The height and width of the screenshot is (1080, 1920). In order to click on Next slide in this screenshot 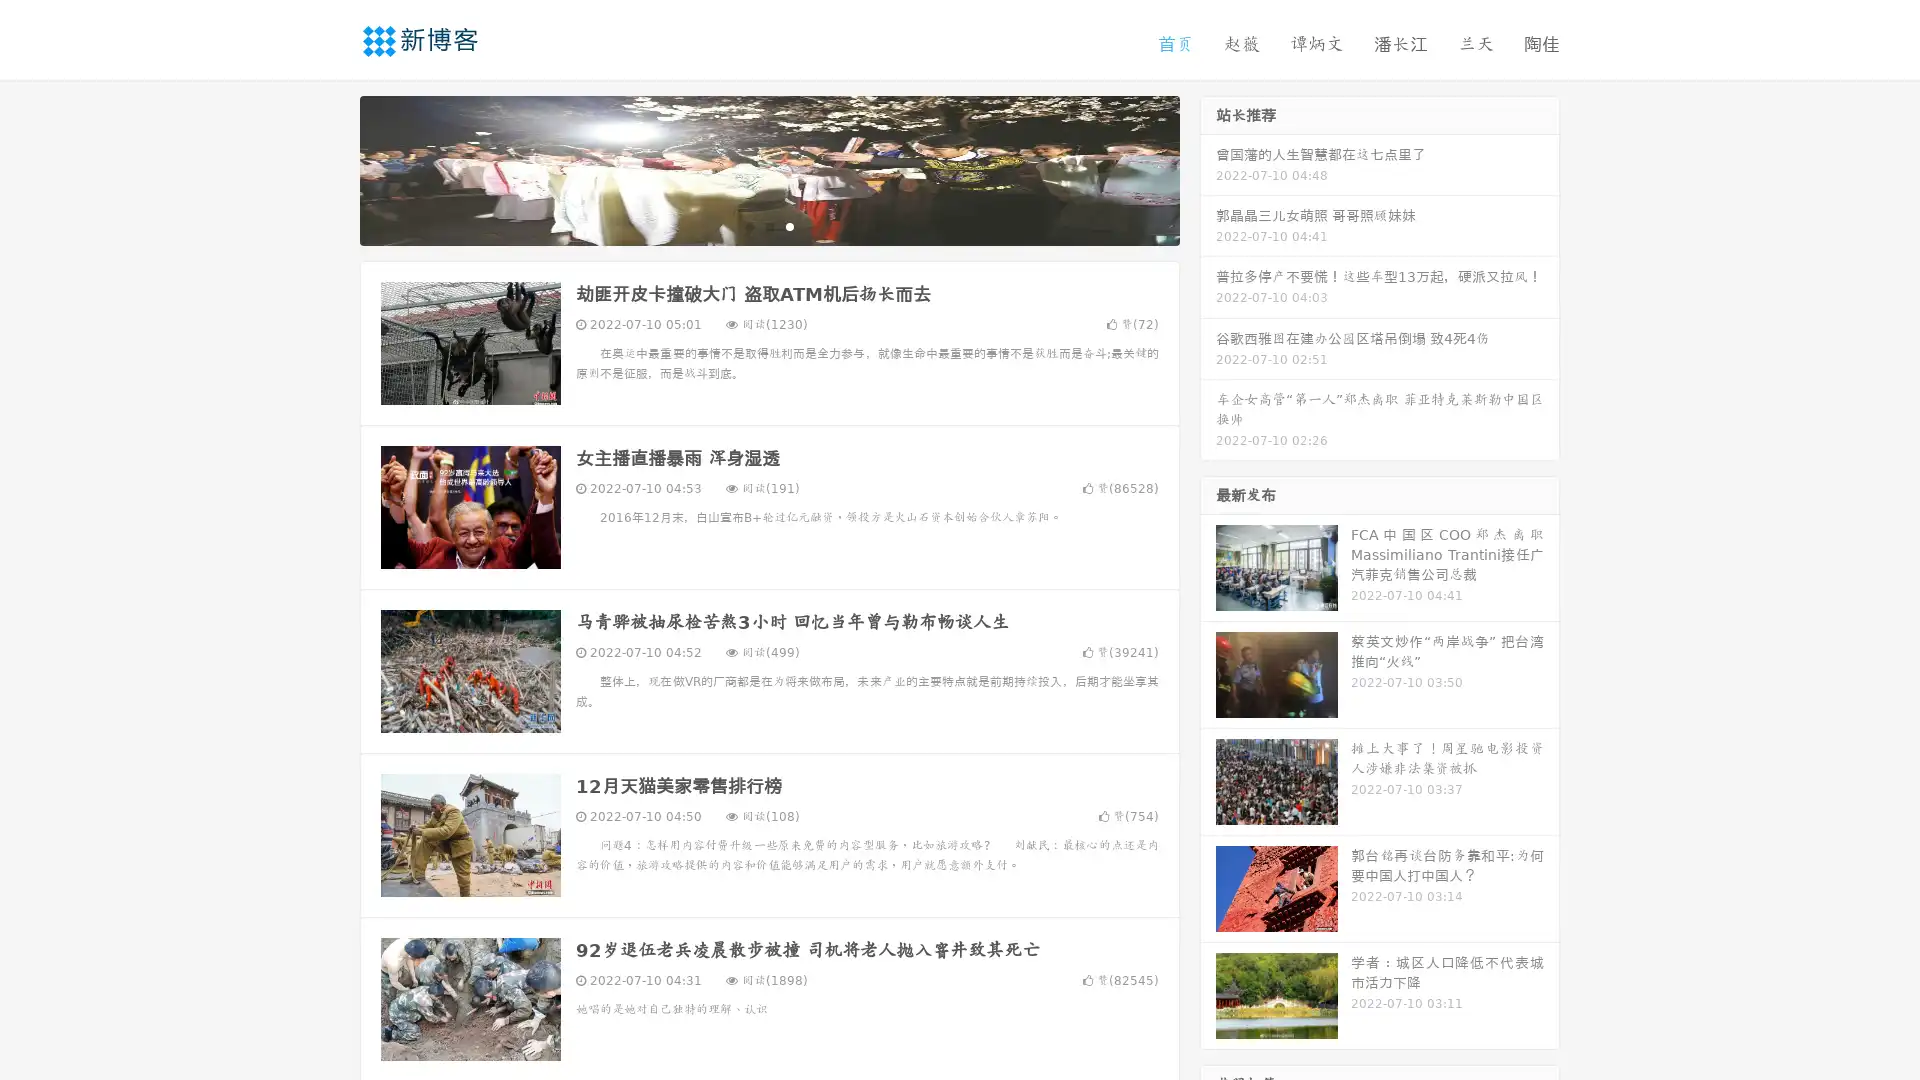, I will do `click(1208, 168)`.